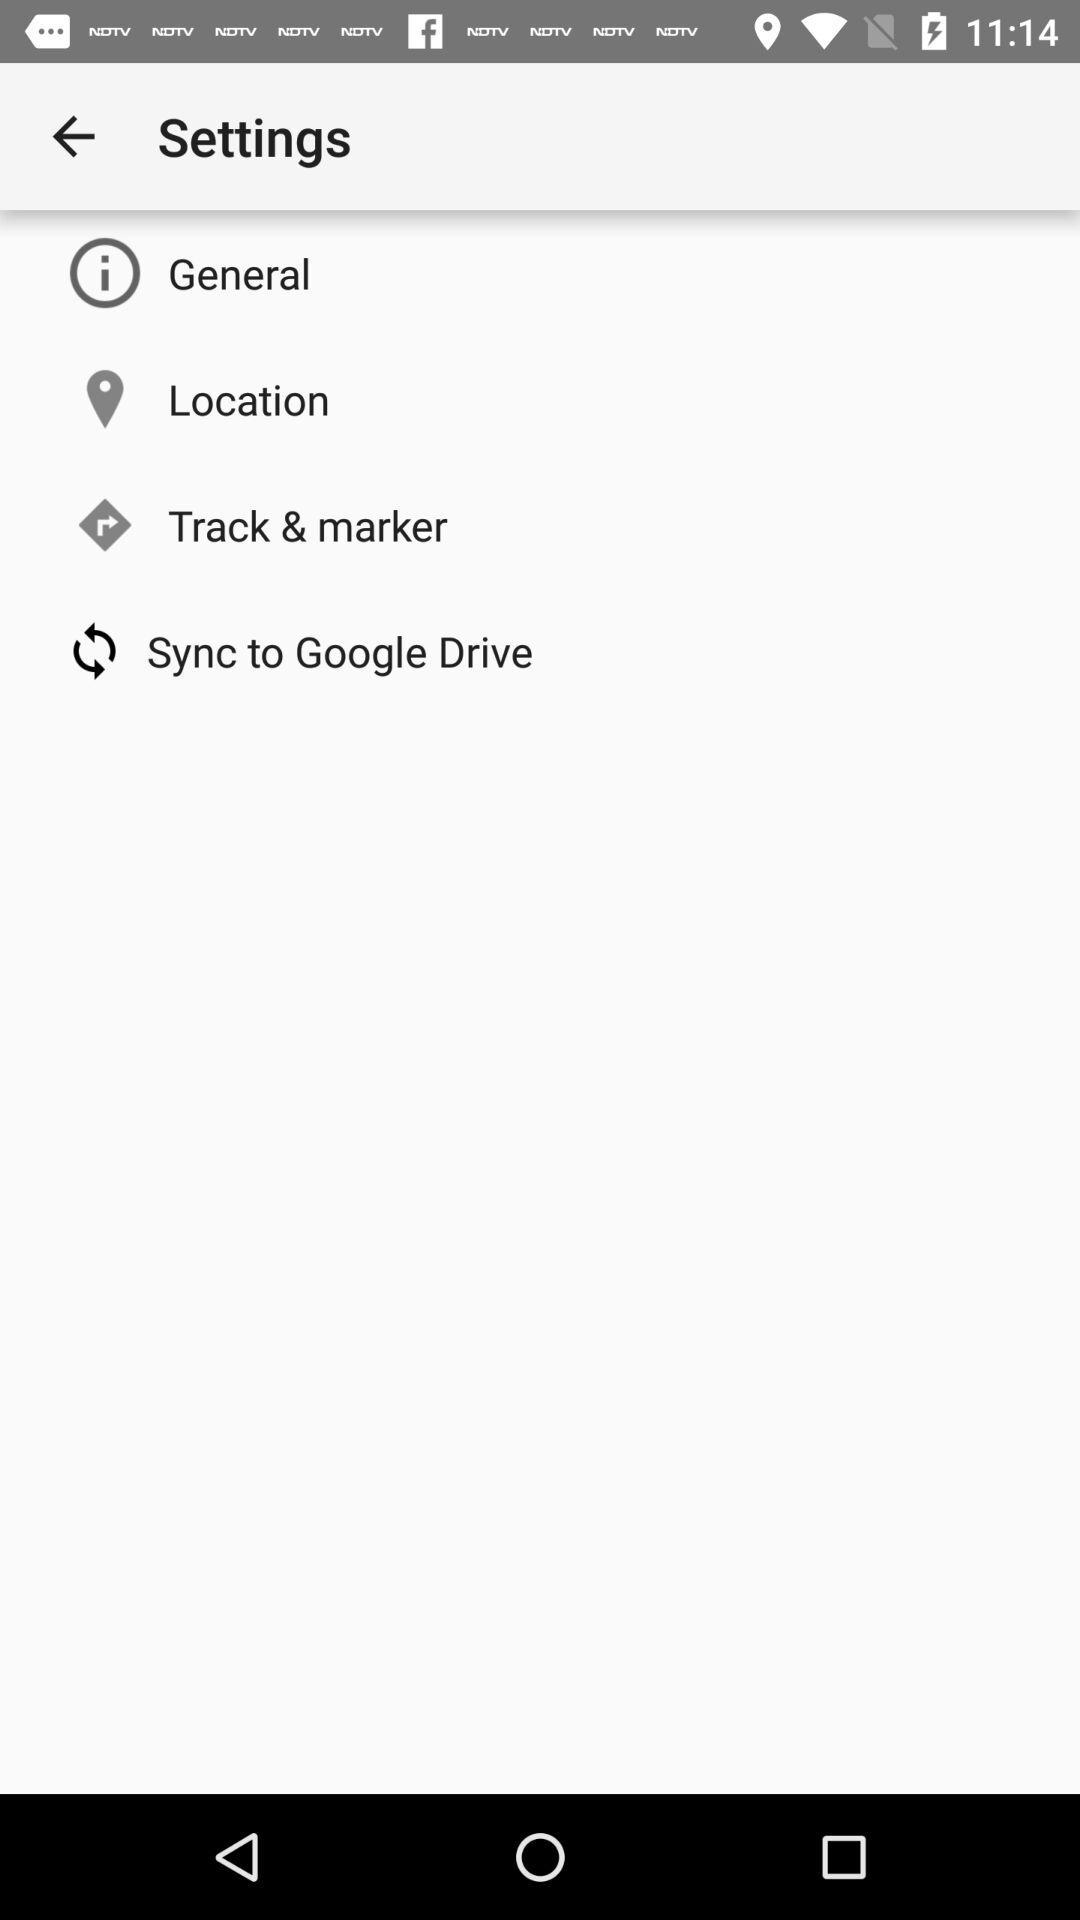 The width and height of the screenshot is (1080, 1920). Describe the element at coordinates (72, 135) in the screenshot. I see `the item next to the settings app` at that location.